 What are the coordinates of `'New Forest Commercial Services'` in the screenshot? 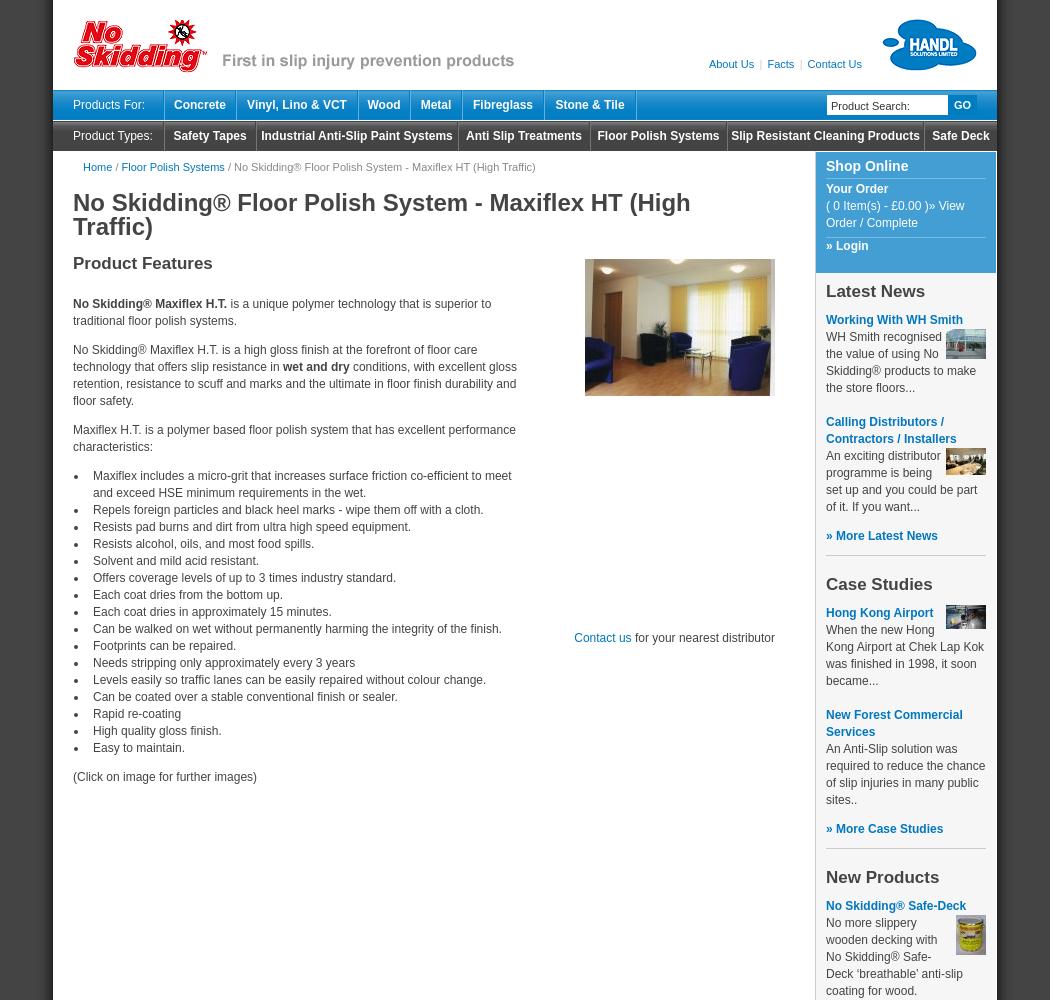 It's located at (892, 722).